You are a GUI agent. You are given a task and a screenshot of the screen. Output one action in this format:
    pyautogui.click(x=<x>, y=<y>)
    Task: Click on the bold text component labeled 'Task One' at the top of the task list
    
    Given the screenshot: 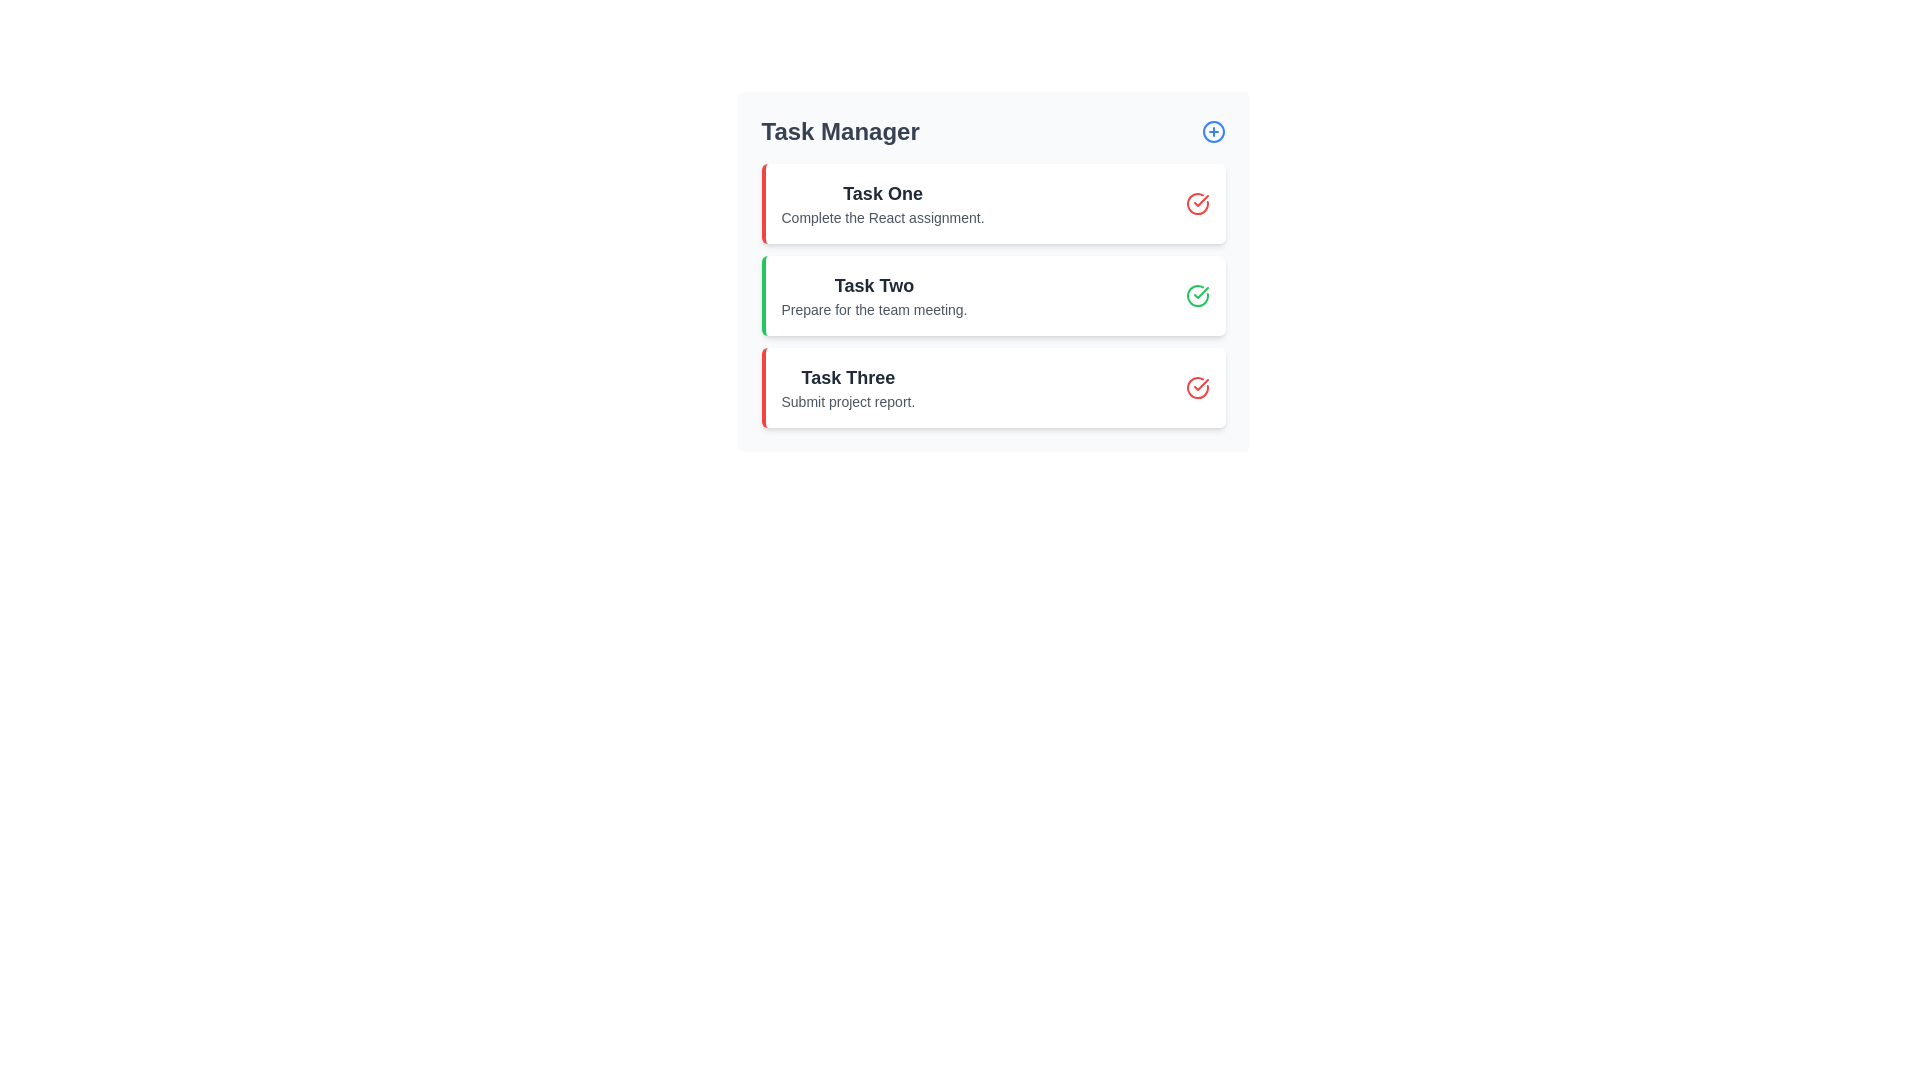 What is the action you would take?
    pyautogui.click(x=882, y=193)
    